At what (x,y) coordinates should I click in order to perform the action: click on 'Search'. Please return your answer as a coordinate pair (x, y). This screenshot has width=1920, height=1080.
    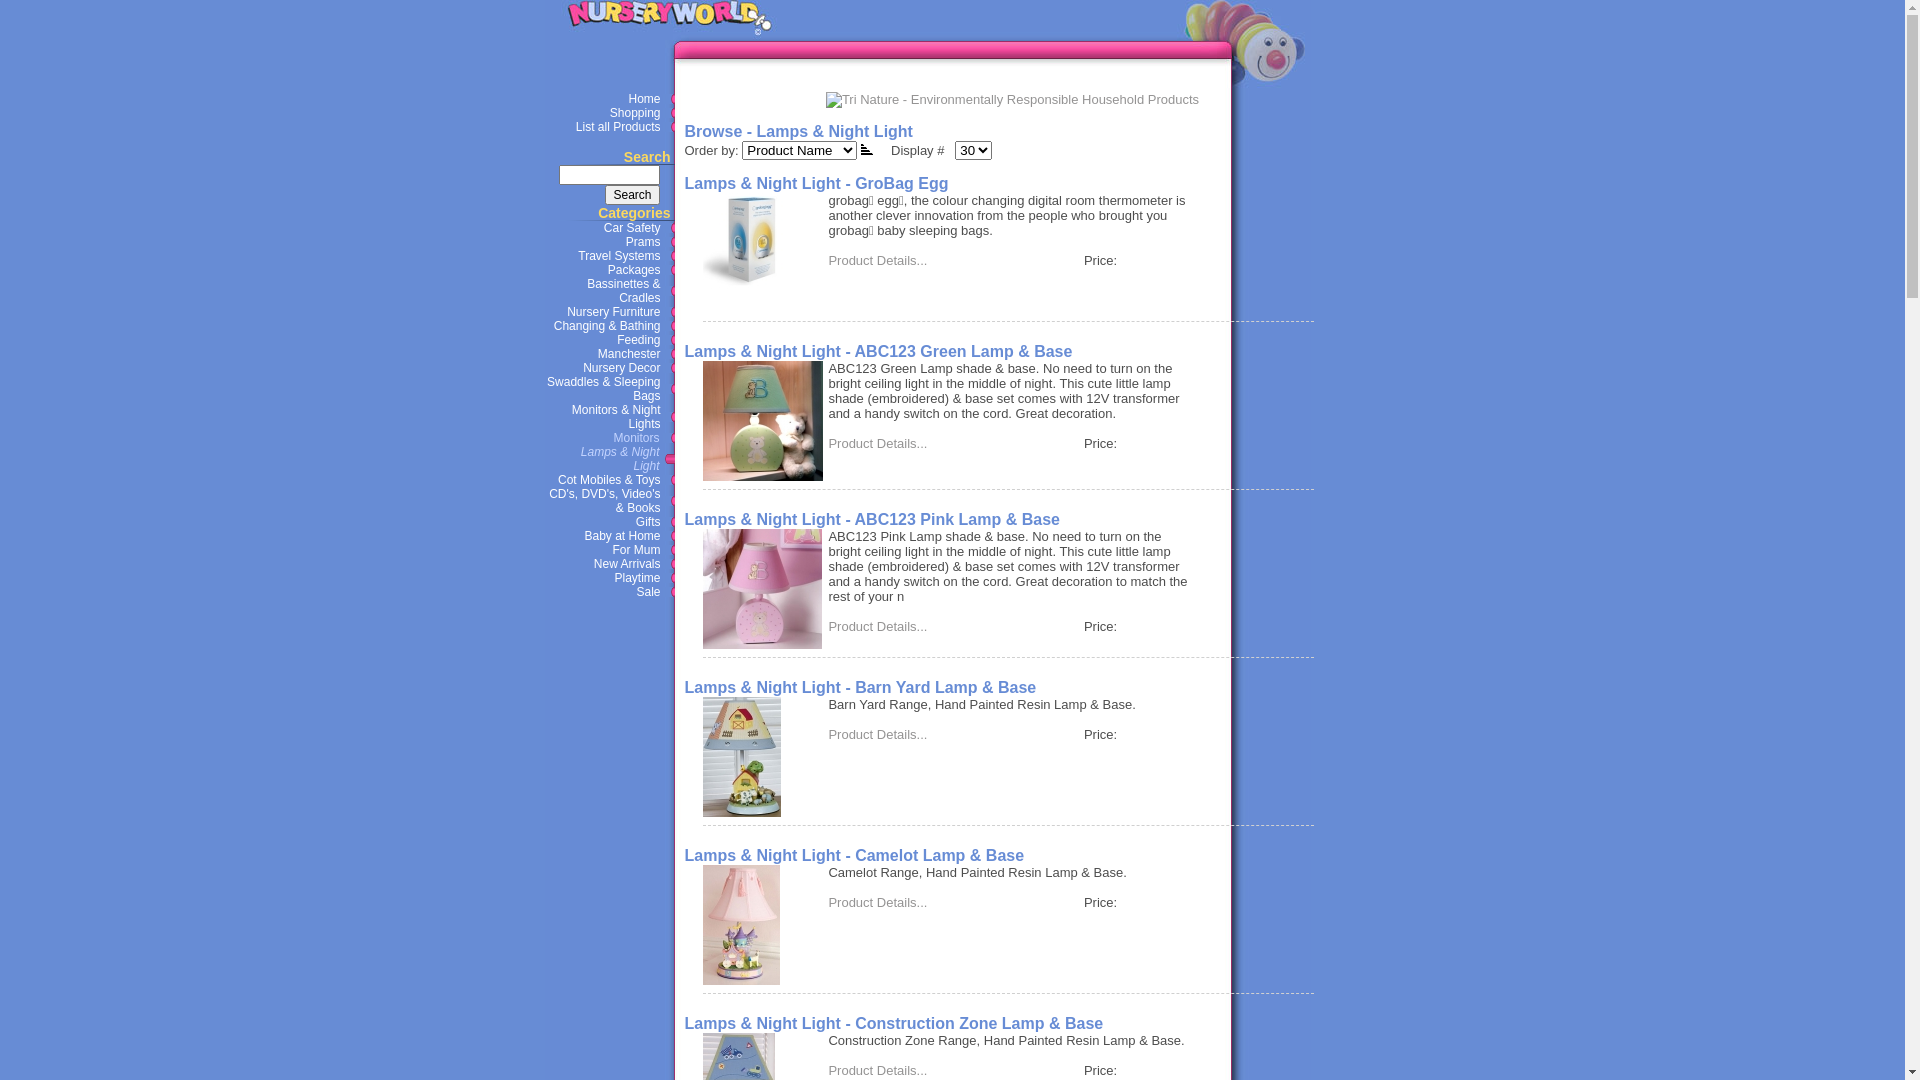
    Looking at the image, I should click on (607, 173).